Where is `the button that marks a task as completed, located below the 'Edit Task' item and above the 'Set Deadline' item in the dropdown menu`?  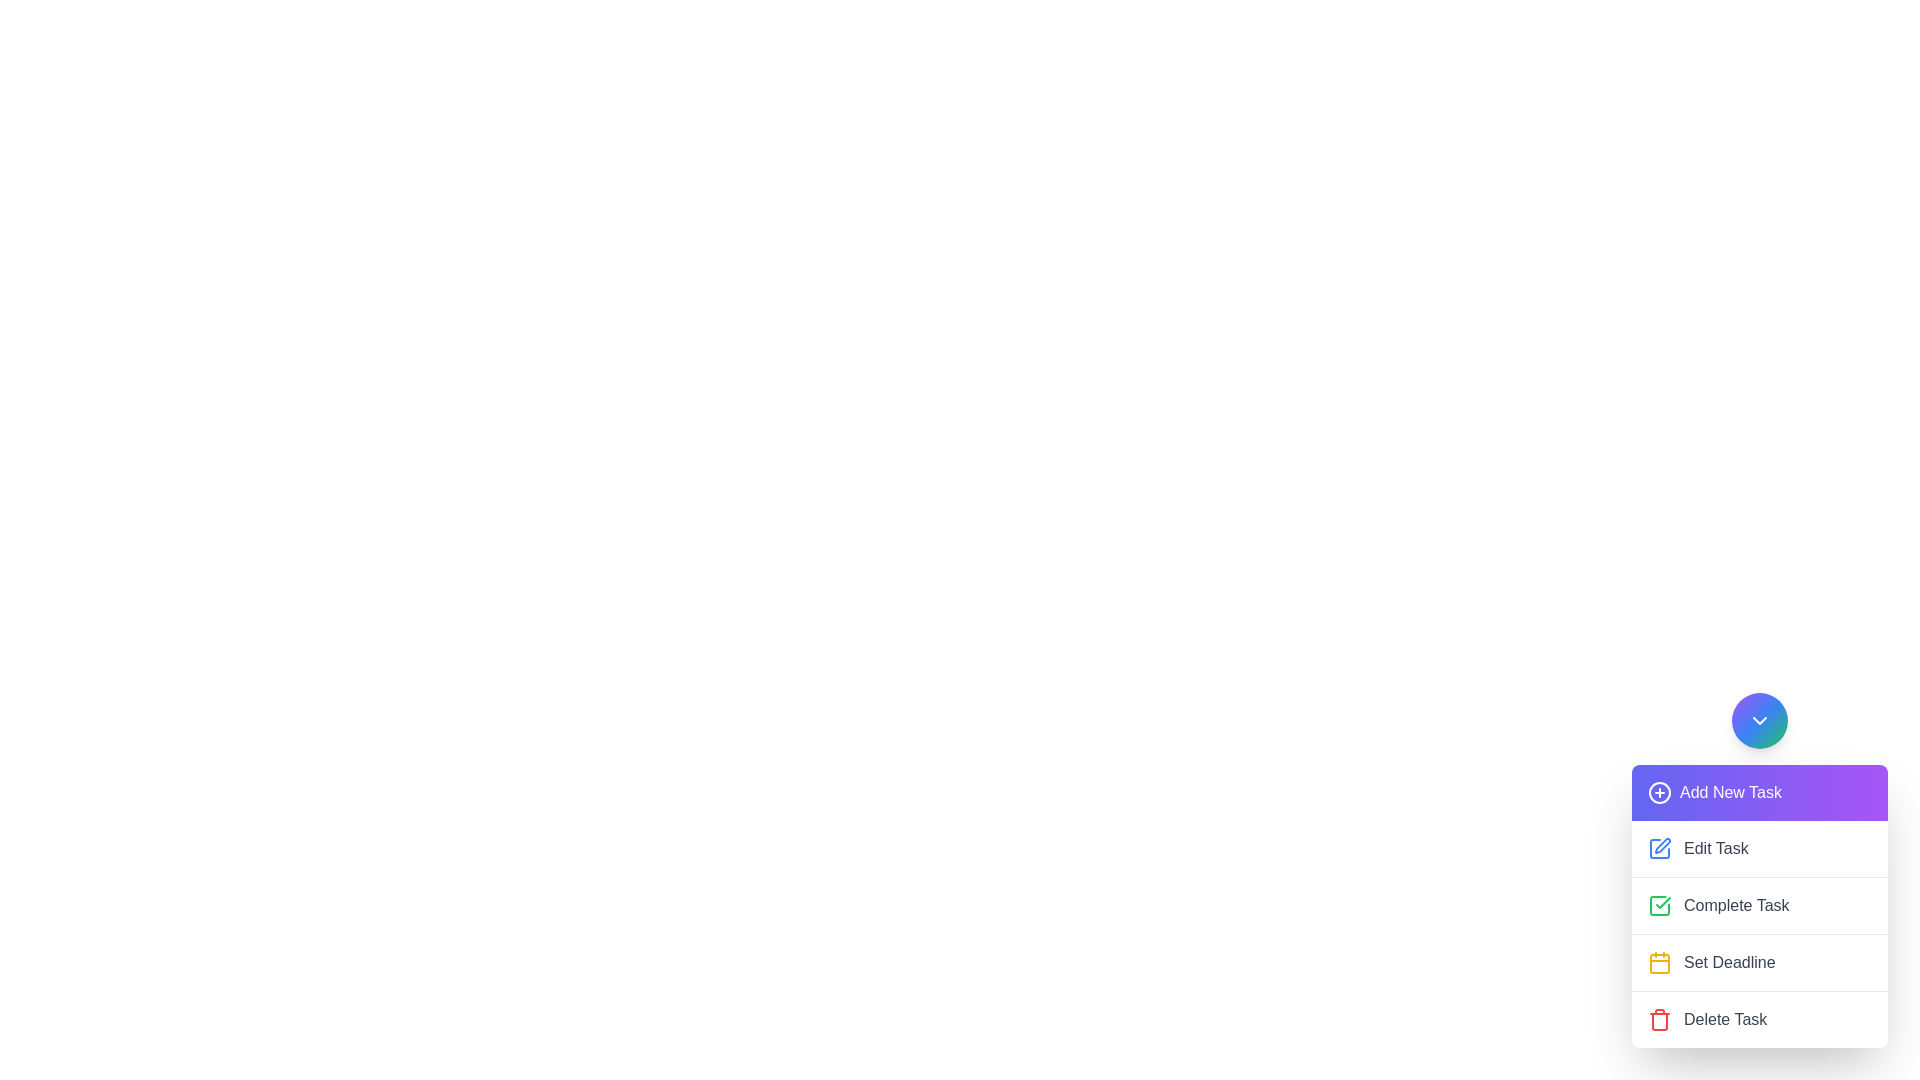
the button that marks a task as completed, located below the 'Edit Task' item and above the 'Set Deadline' item in the dropdown menu is located at coordinates (1760, 905).